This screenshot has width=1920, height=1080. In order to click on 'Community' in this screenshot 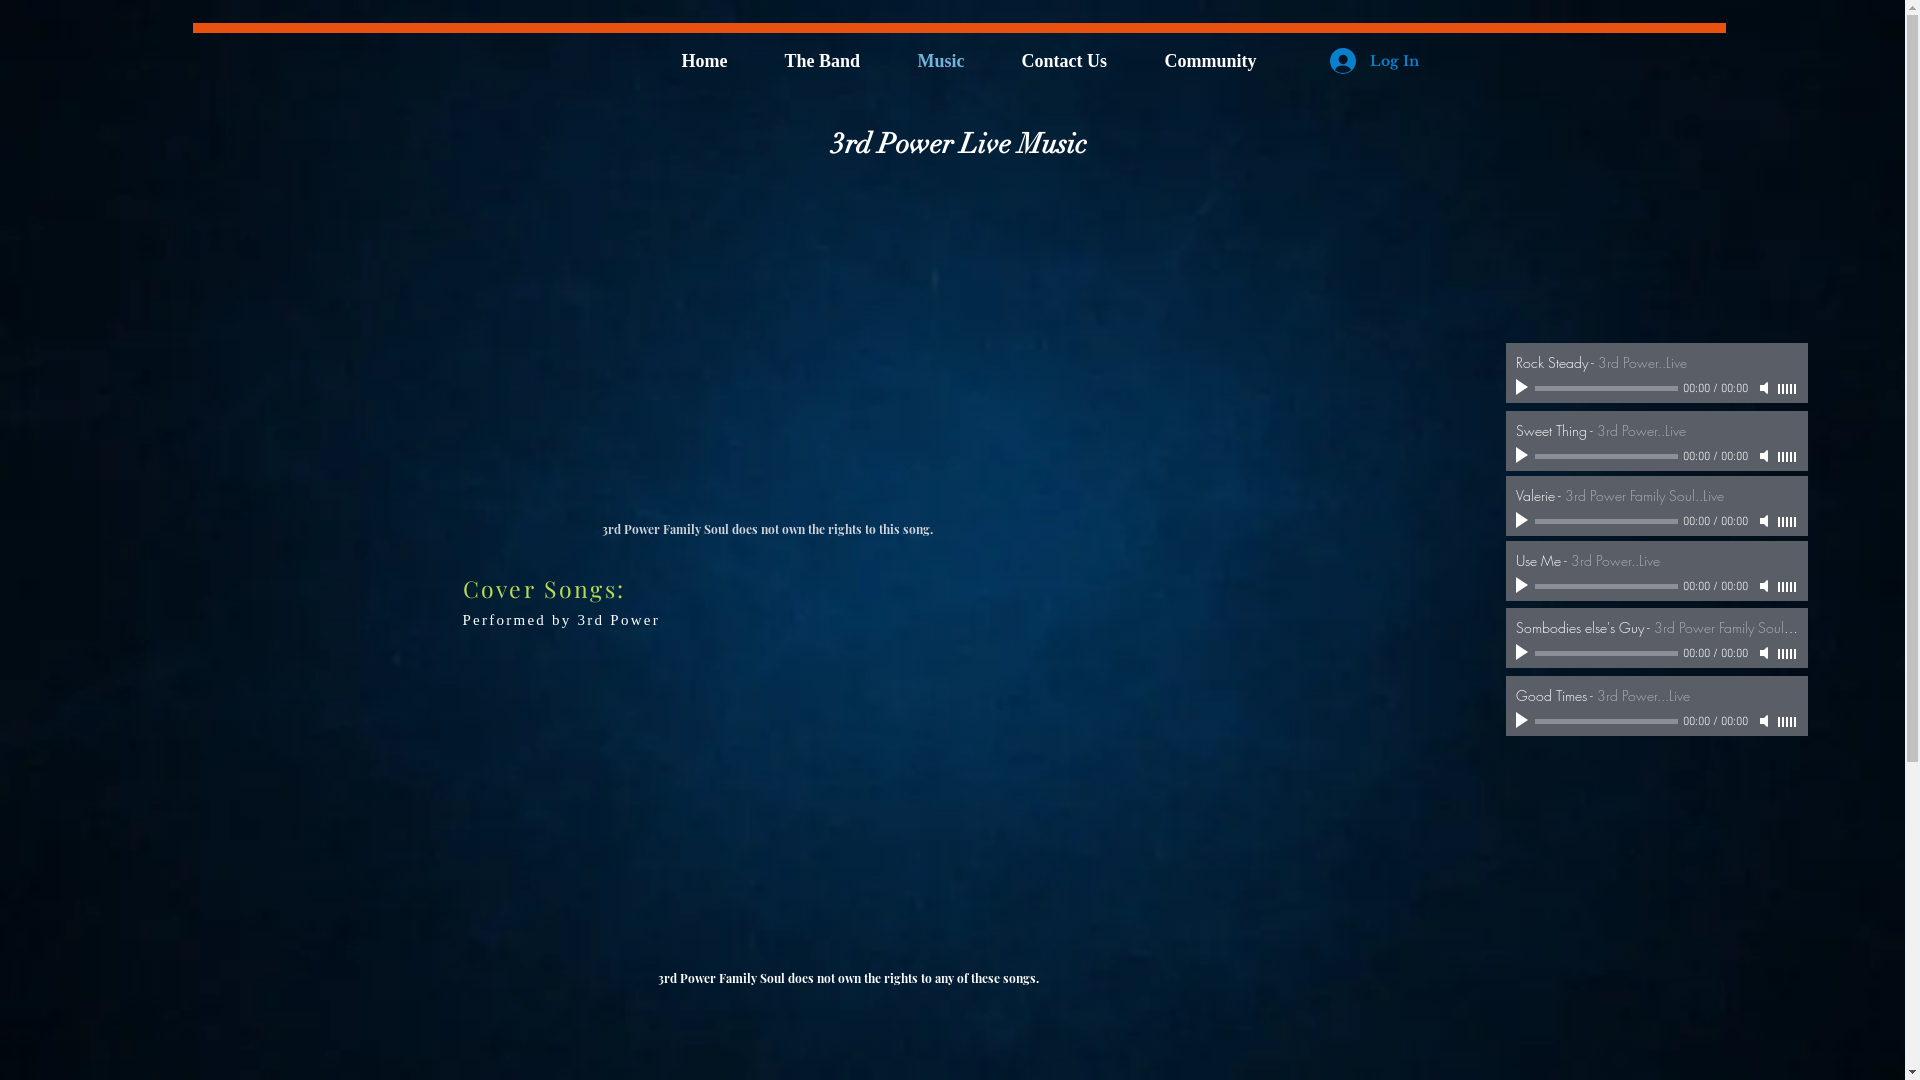, I will do `click(1150, 60)`.